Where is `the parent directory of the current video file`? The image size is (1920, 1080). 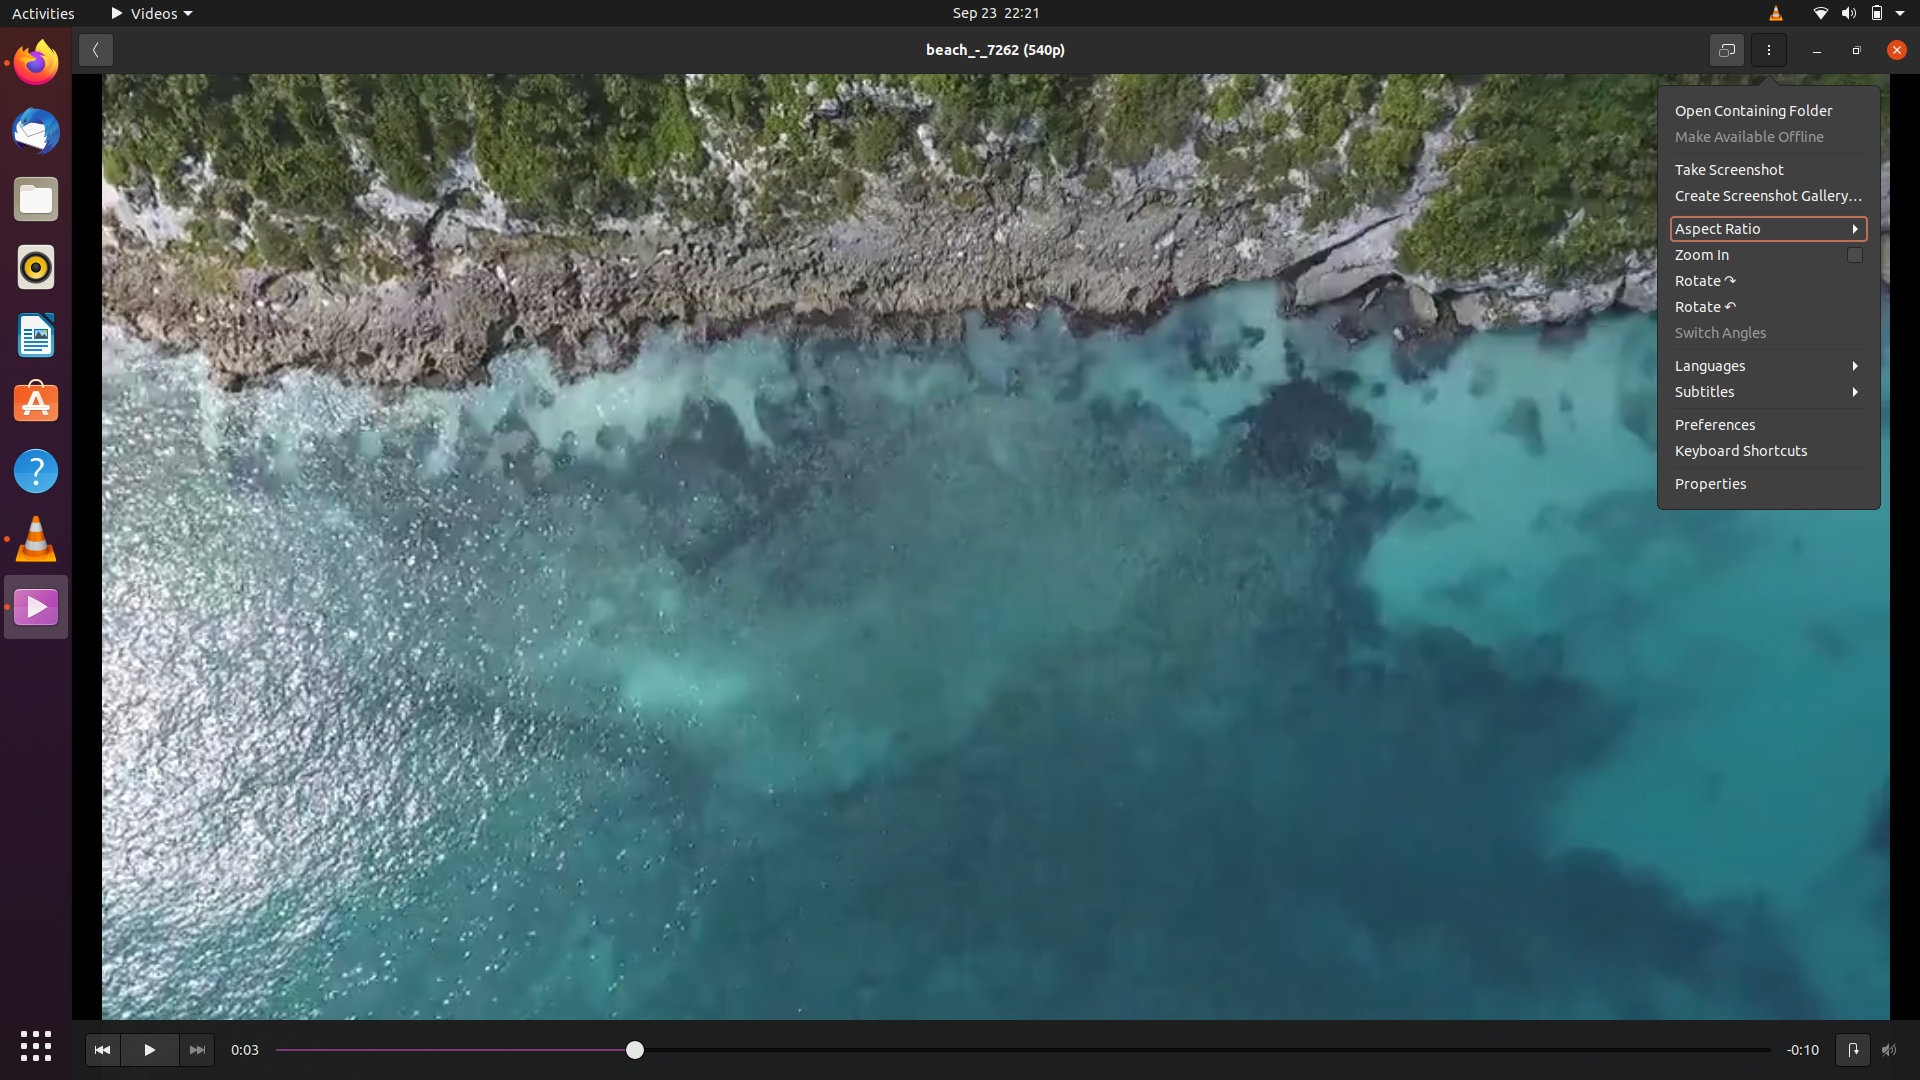
the parent directory of the current video file is located at coordinates (1765, 110).